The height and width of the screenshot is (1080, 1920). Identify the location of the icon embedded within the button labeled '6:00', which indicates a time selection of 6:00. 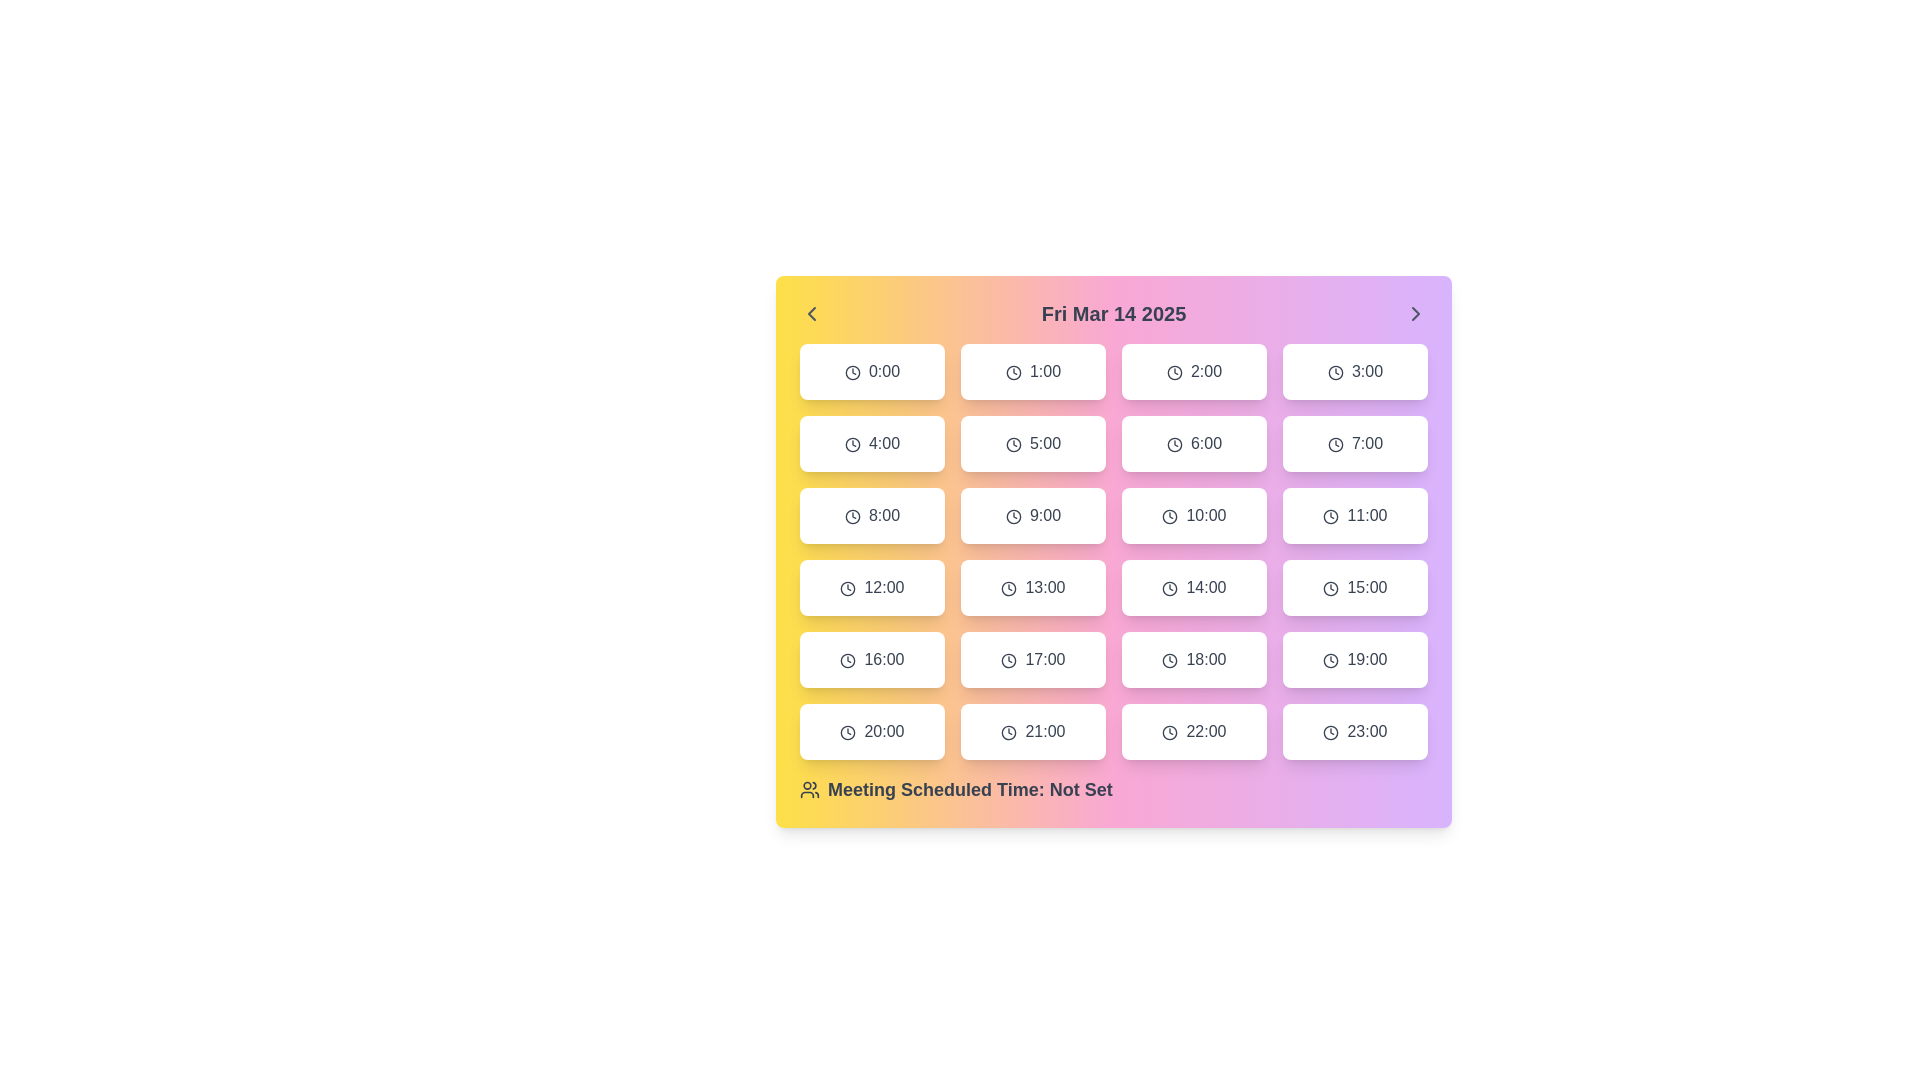
(1174, 443).